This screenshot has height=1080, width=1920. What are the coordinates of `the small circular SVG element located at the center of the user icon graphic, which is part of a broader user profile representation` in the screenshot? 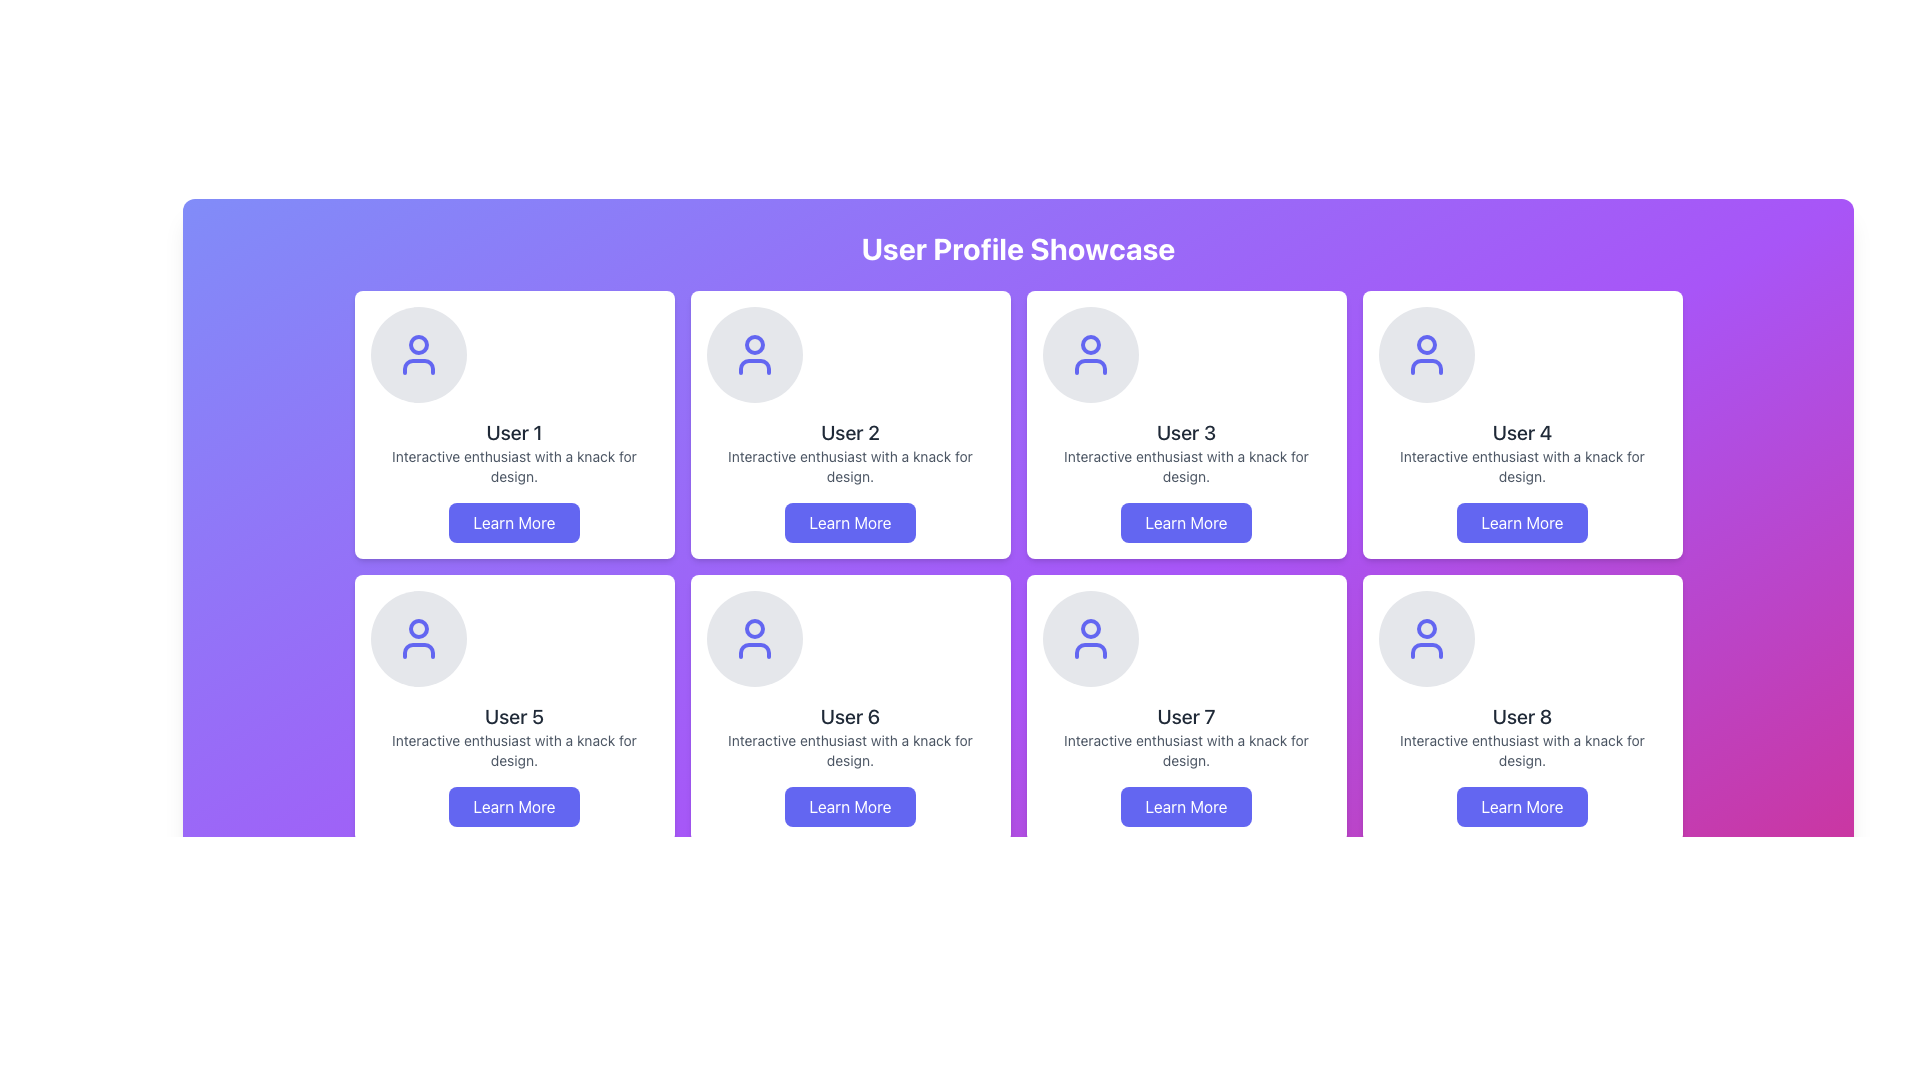 It's located at (1089, 627).